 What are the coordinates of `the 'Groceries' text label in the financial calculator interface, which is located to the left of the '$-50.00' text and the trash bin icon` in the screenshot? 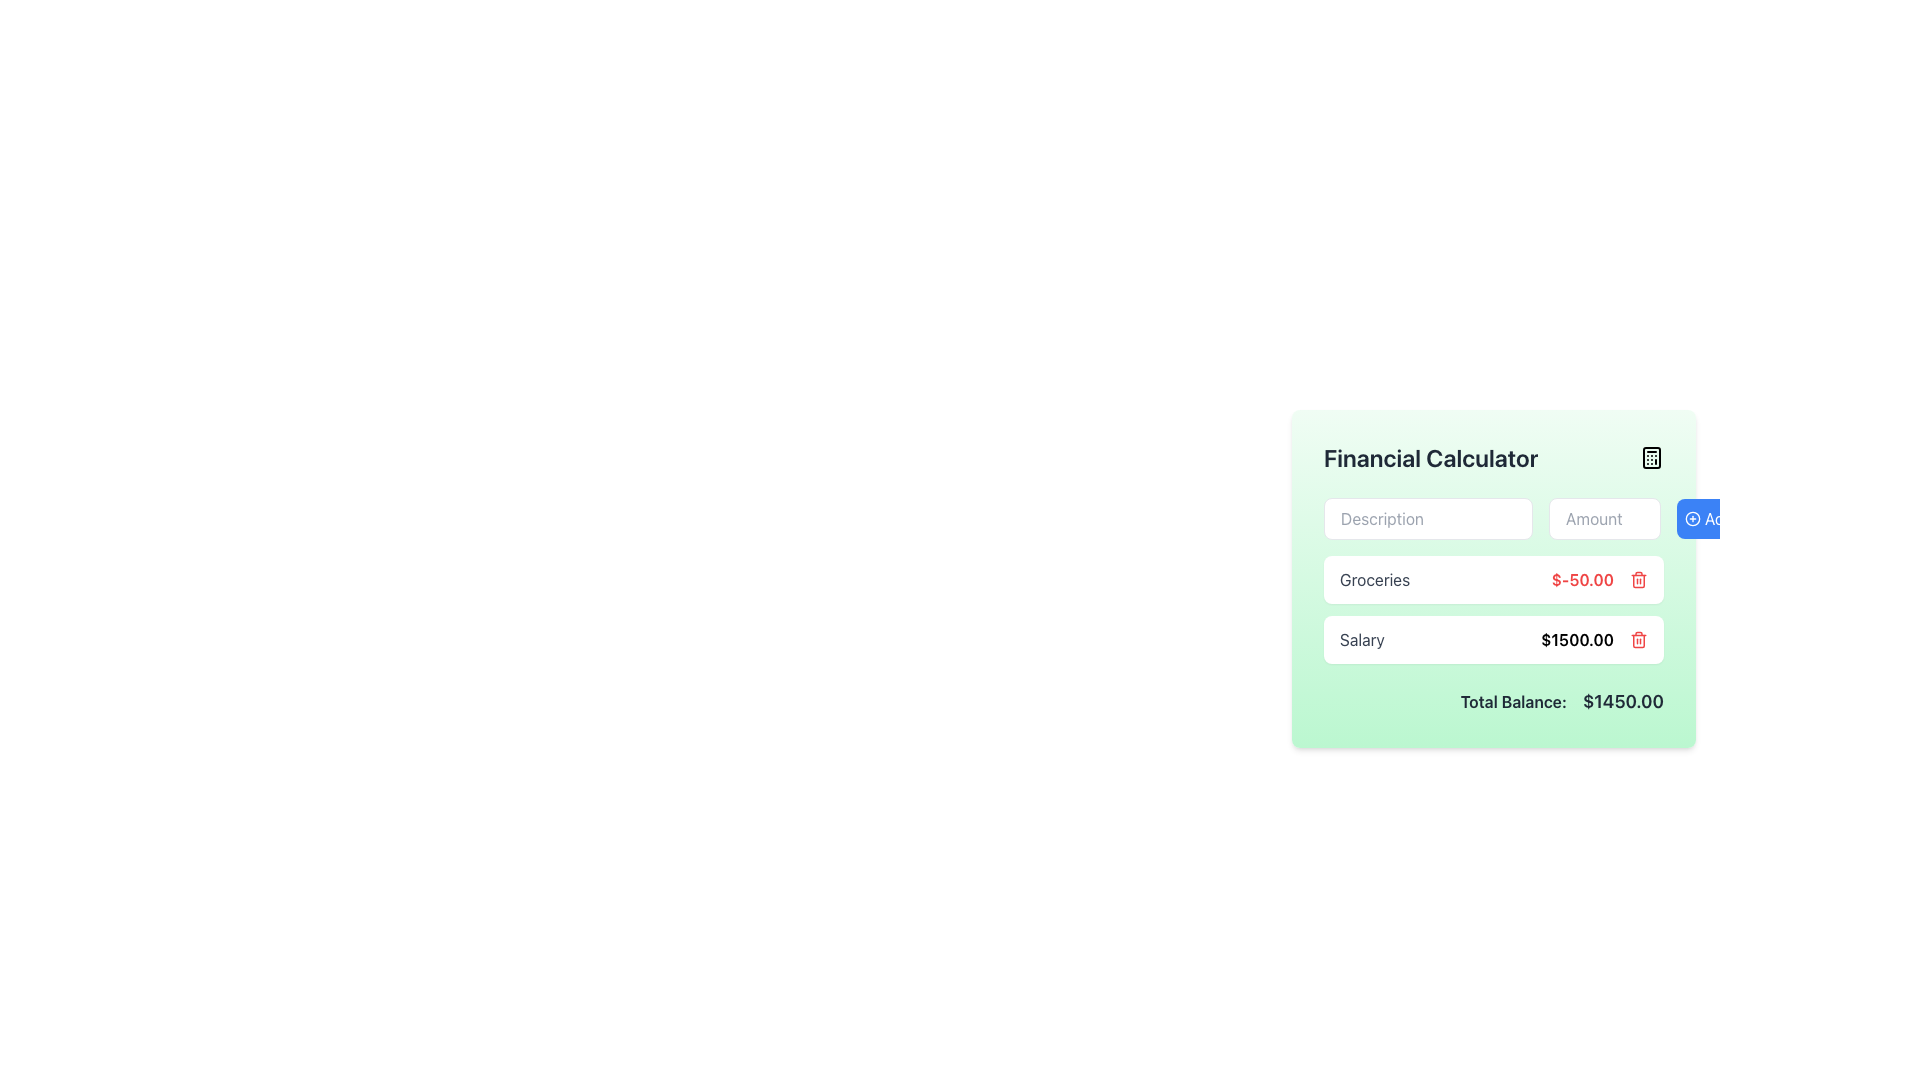 It's located at (1374, 579).